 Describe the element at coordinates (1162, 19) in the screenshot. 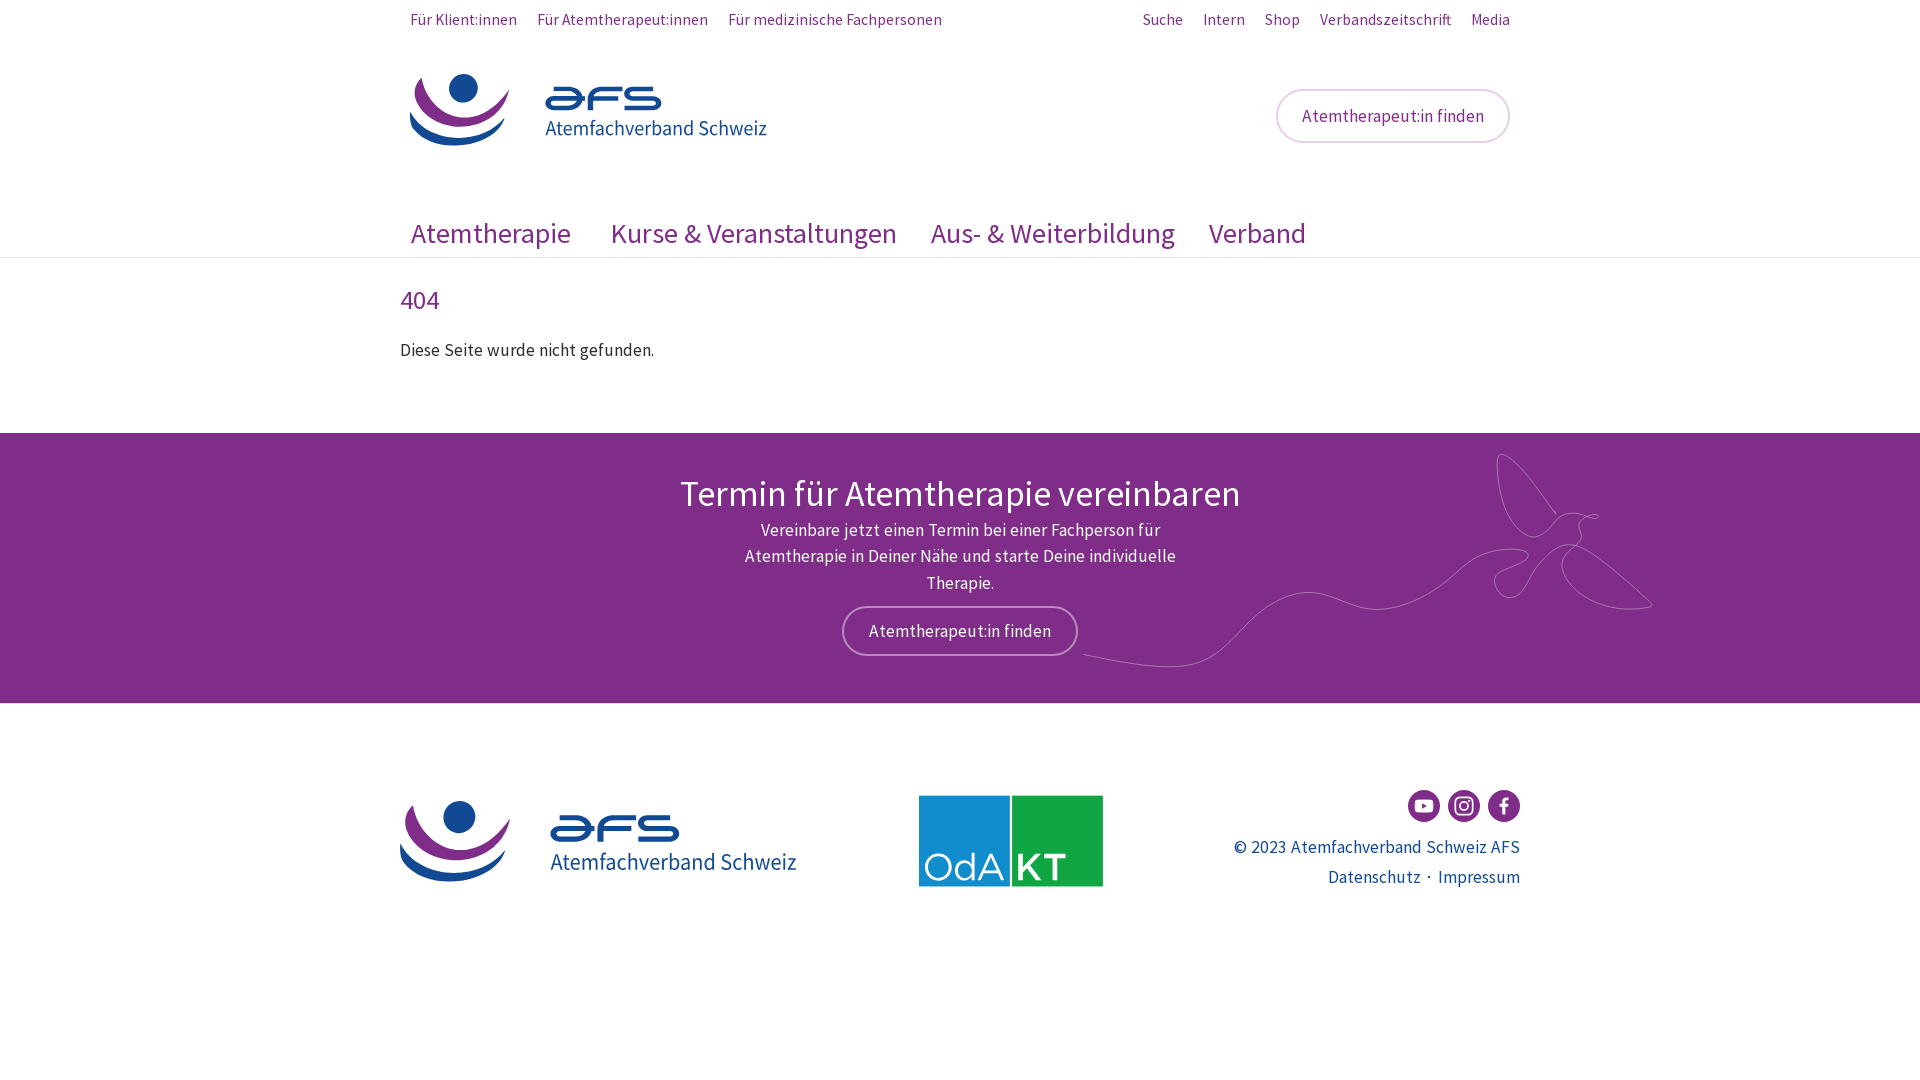

I see `'Suche'` at that location.